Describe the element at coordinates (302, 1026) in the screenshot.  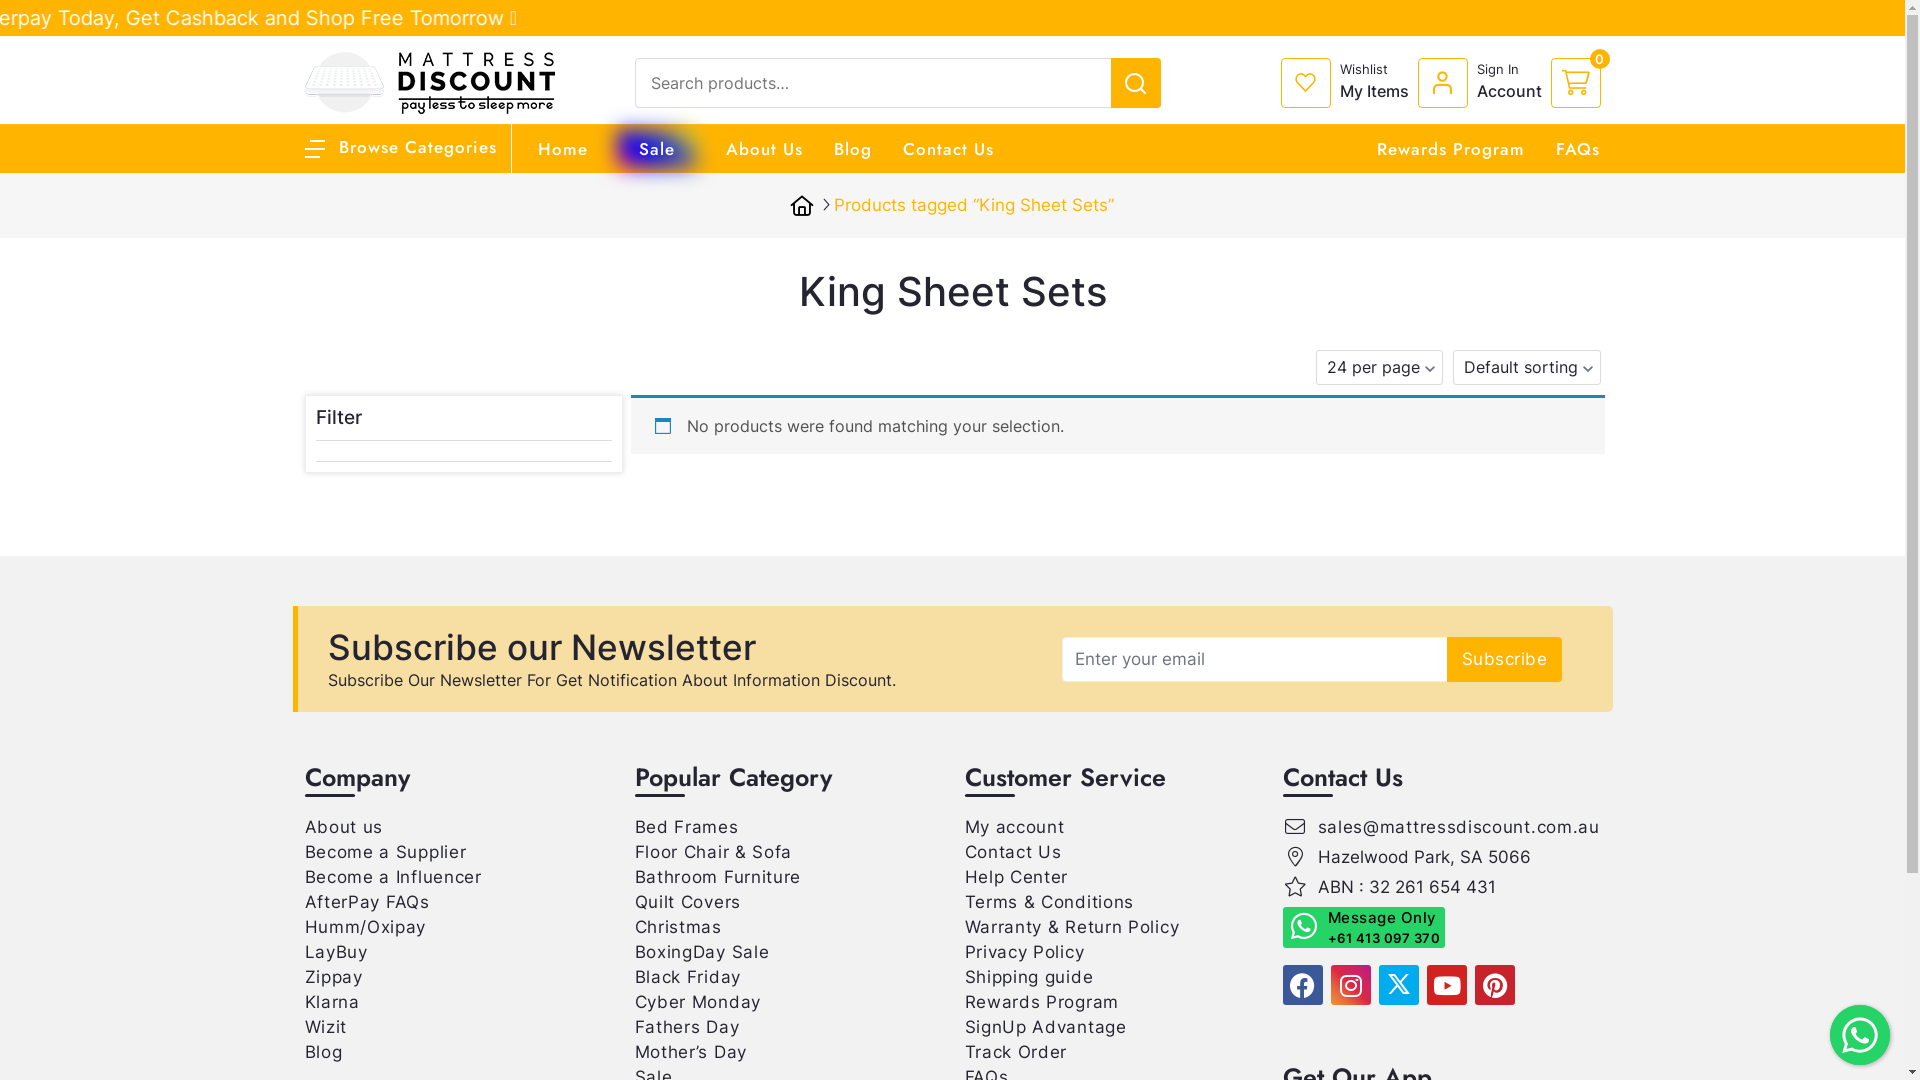
I see `'Wizit'` at that location.